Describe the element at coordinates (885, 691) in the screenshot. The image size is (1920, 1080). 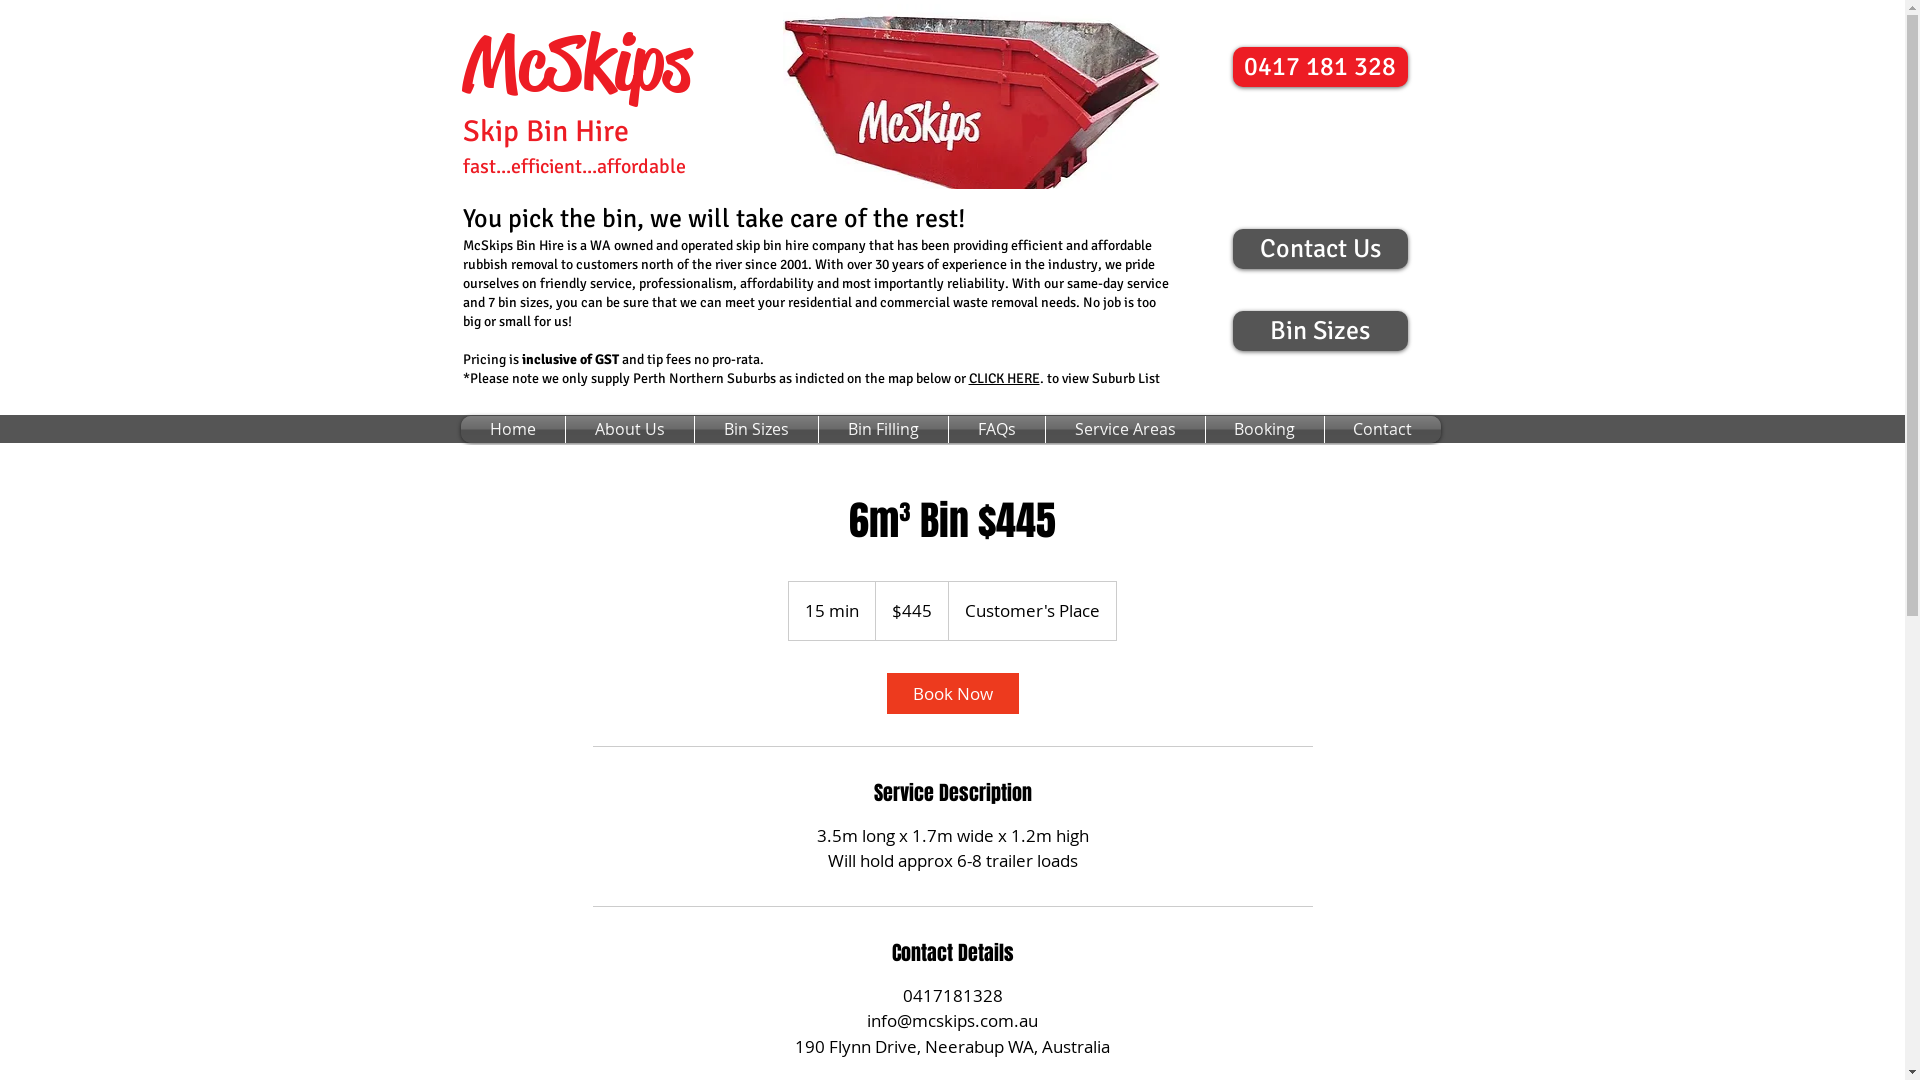
I see `'Book Now'` at that location.